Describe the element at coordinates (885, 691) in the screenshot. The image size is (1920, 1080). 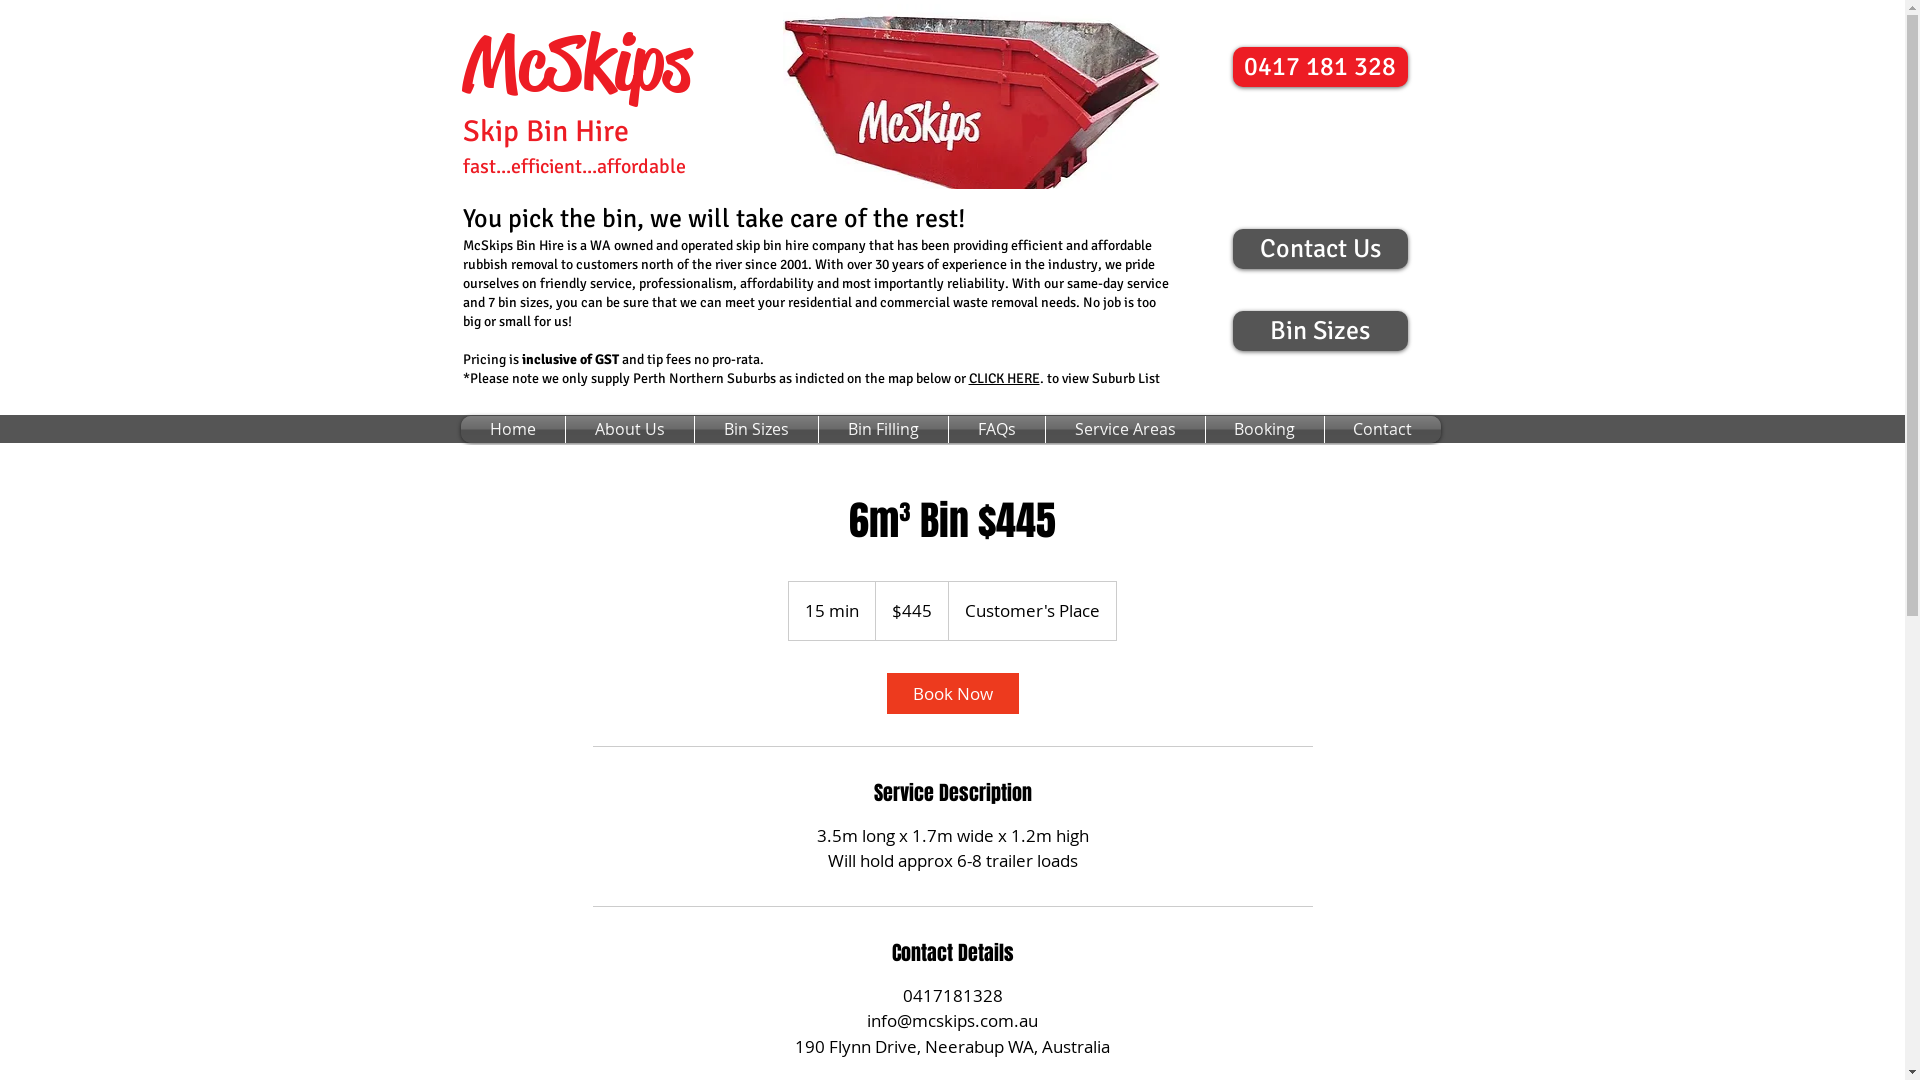
I see `'Book Now'` at that location.